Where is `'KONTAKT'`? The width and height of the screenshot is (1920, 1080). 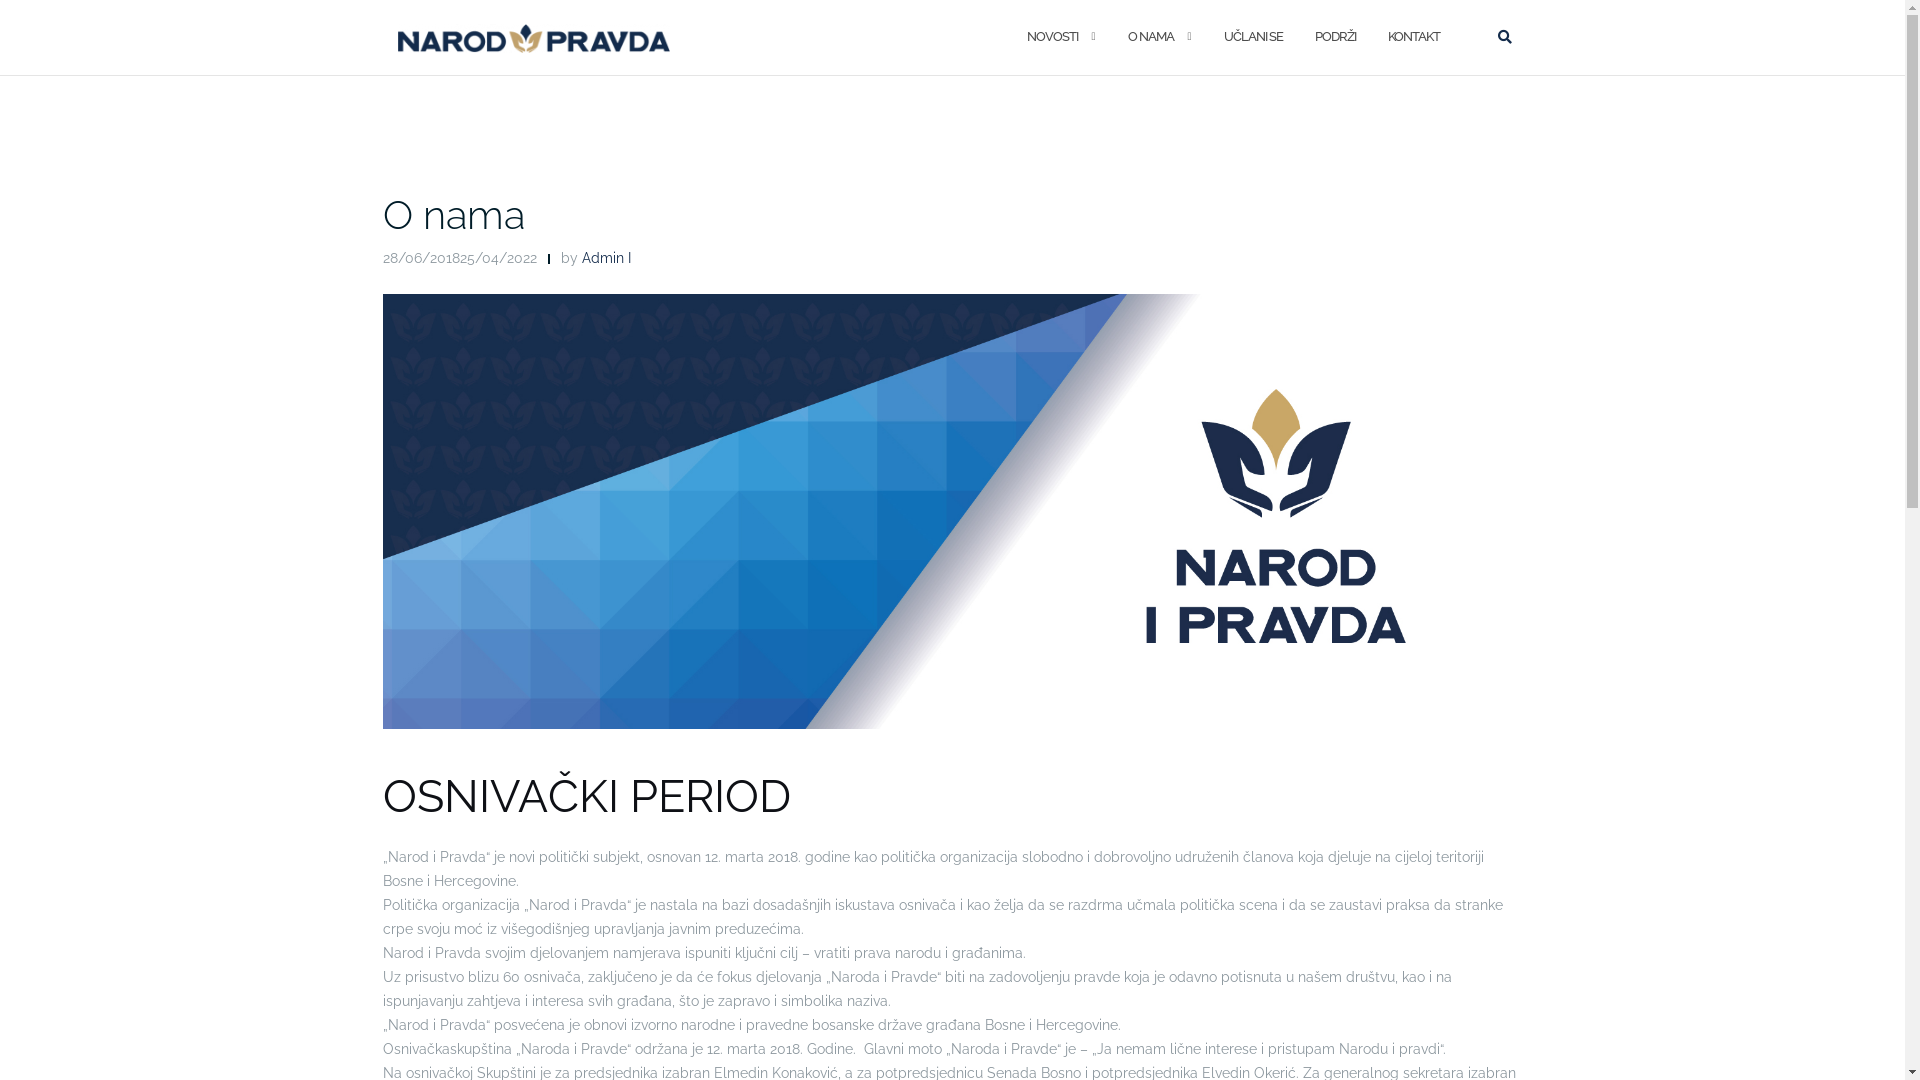 'KONTAKT' is located at coordinates (1386, 37).